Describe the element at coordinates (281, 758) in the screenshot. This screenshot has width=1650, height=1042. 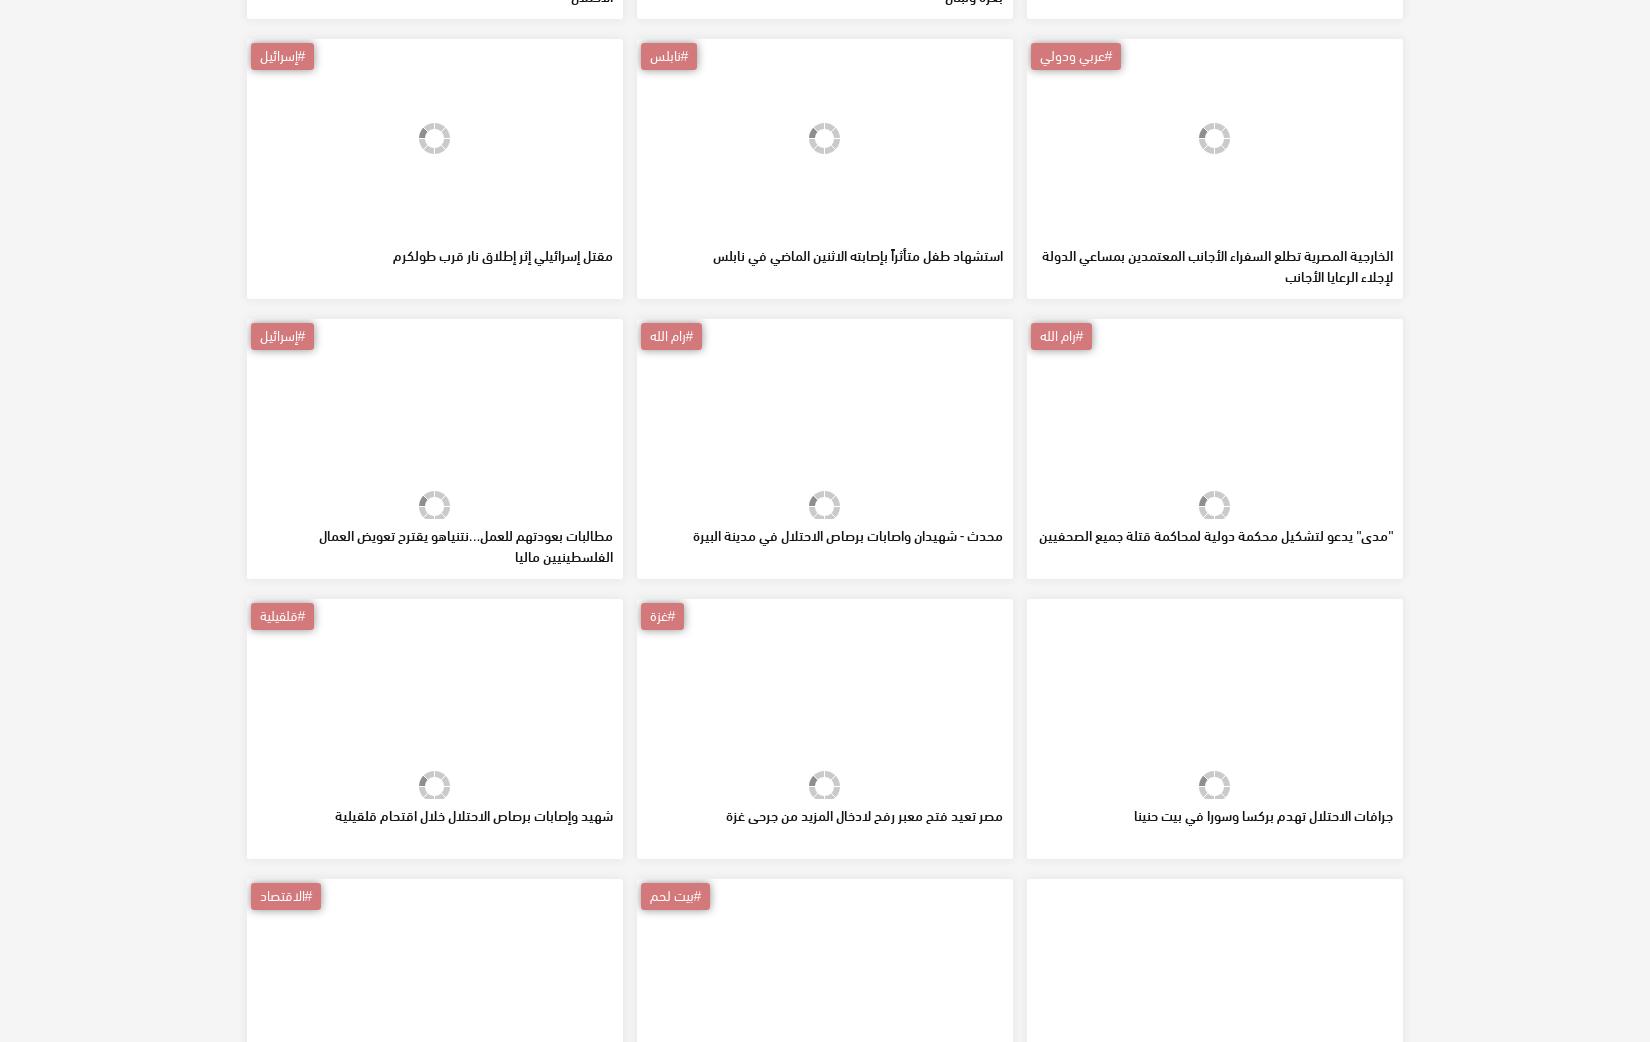
I see `'#قلقيلية'` at that location.